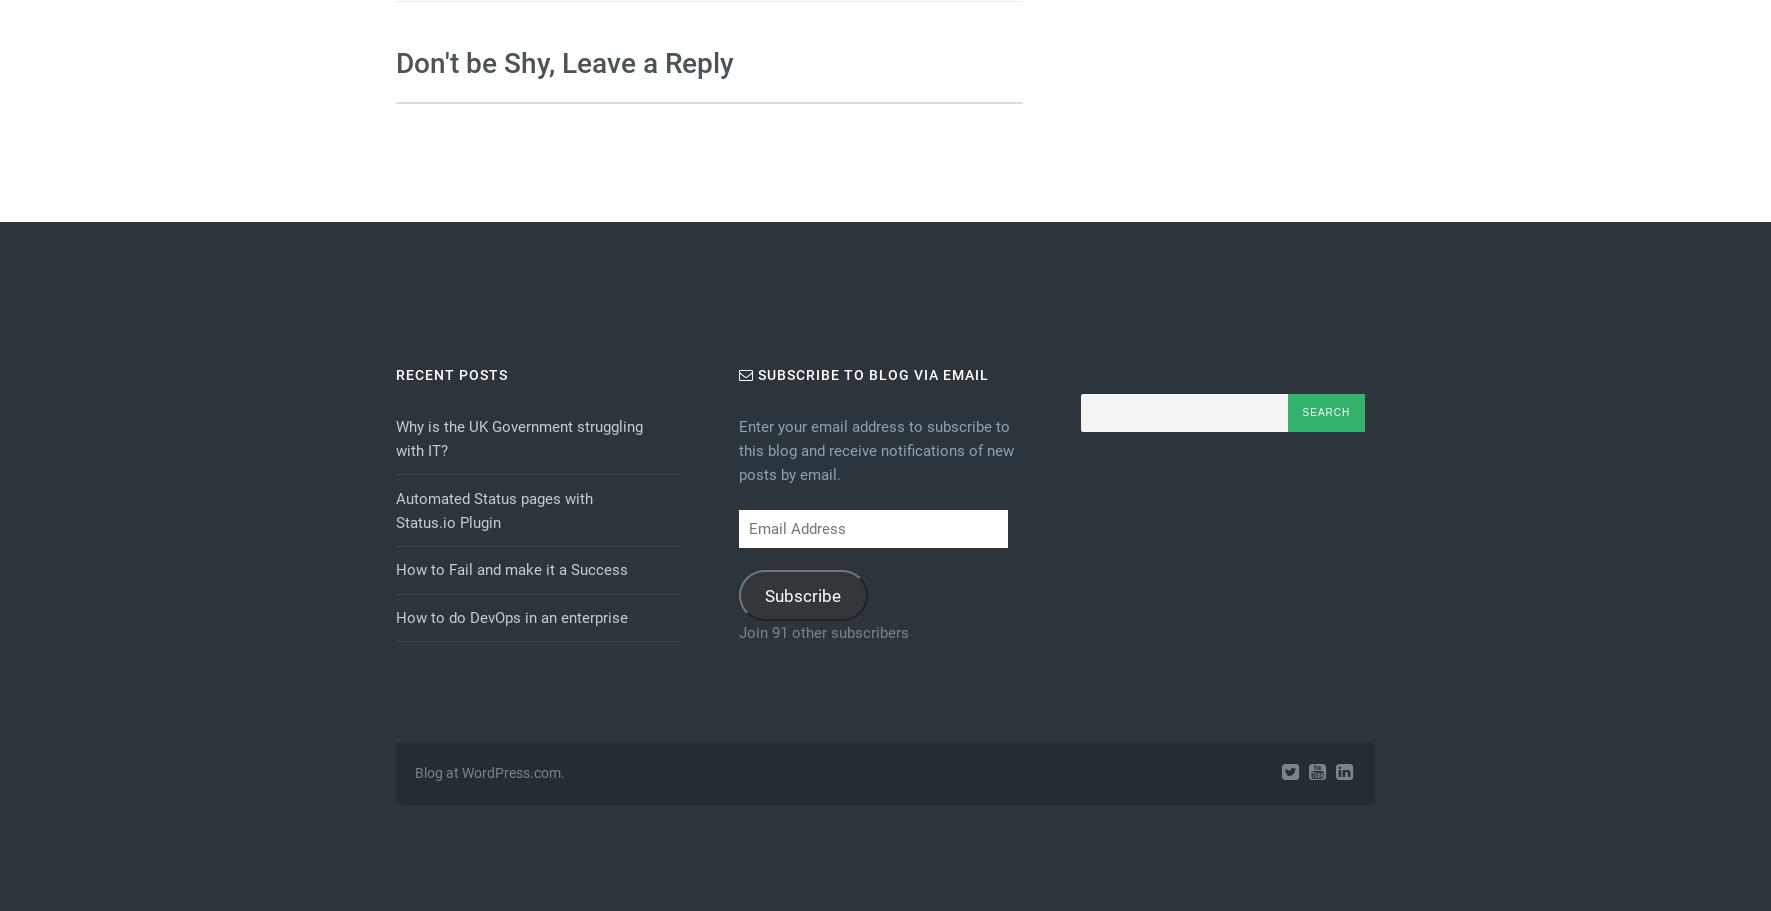 This screenshot has height=911, width=1771. I want to click on 'Subscribe to Blog via Email', so click(756, 374).